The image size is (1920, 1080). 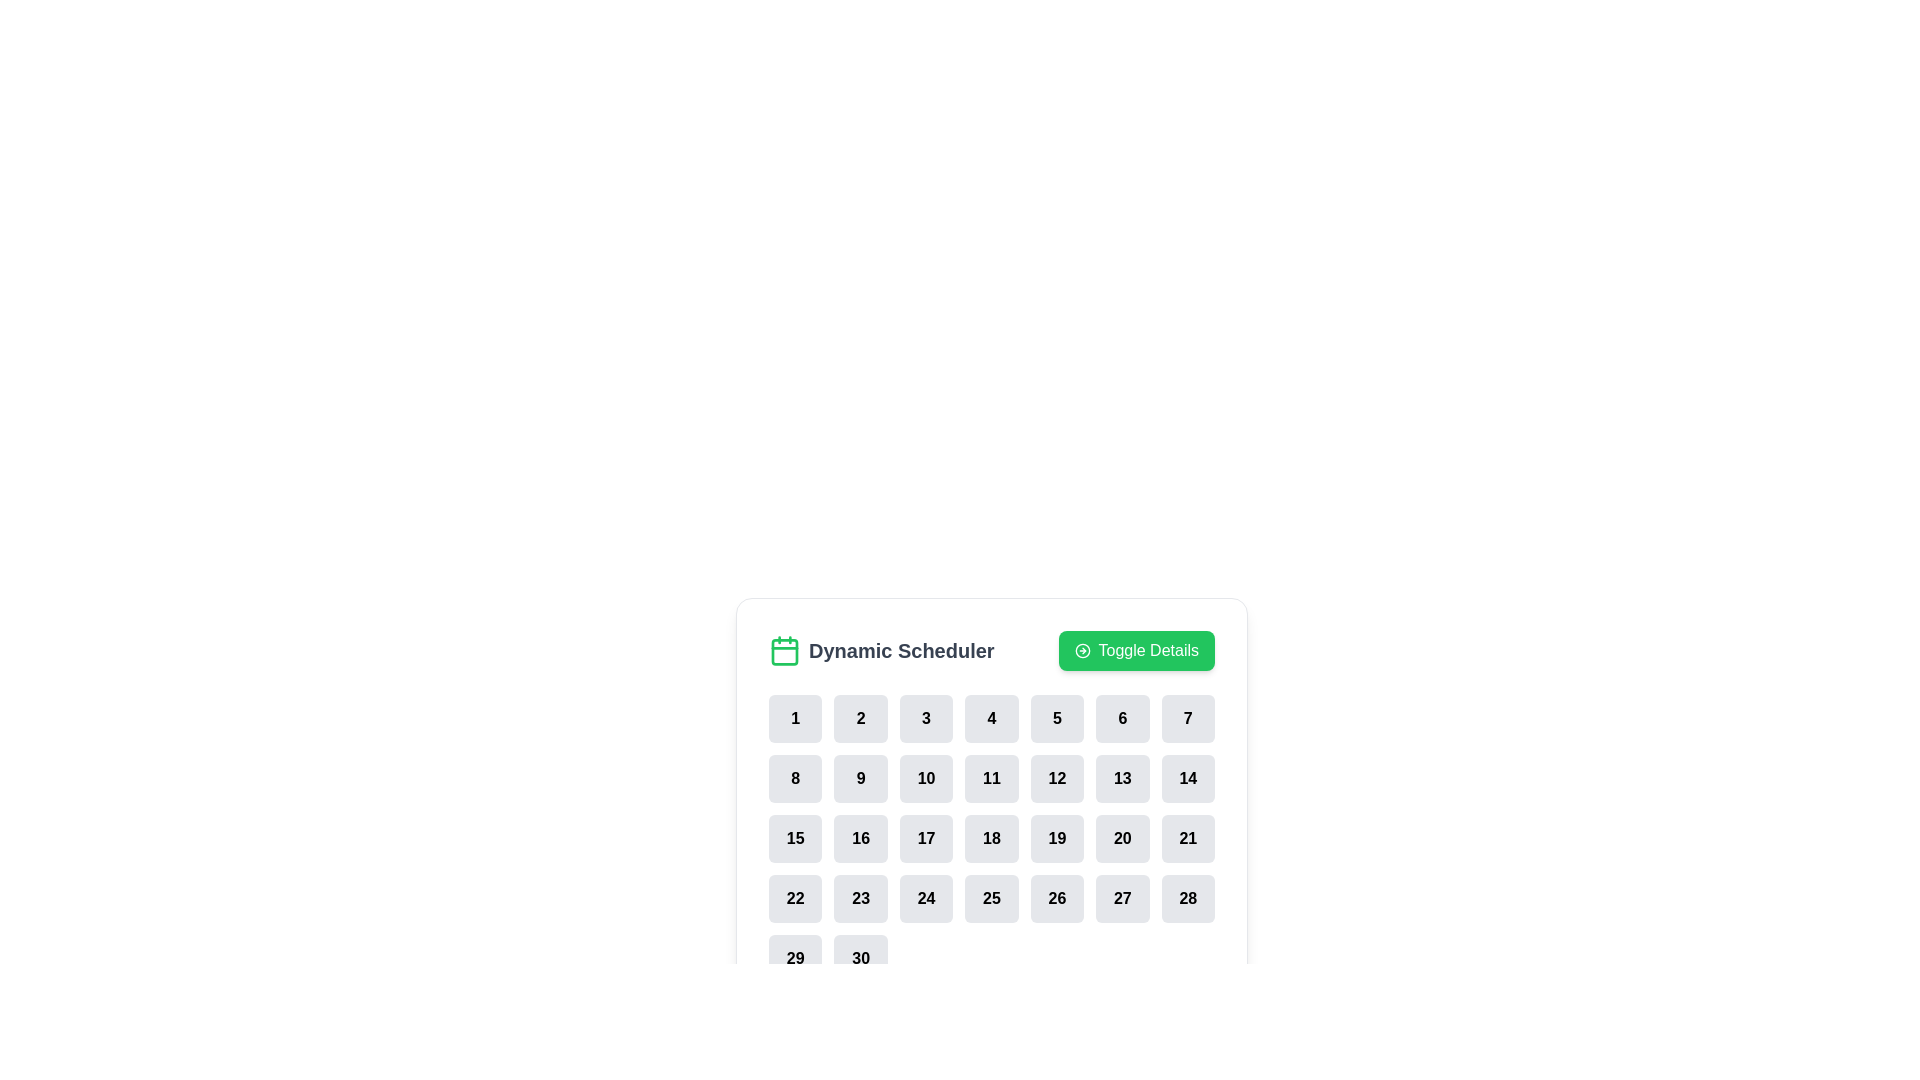 What do you see at coordinates (784, 651) in the screenshot?
I see `the calendar icon with a green border and white background located next to the text 'Dynamic Scheduler'` at bounding box center [784, 651].